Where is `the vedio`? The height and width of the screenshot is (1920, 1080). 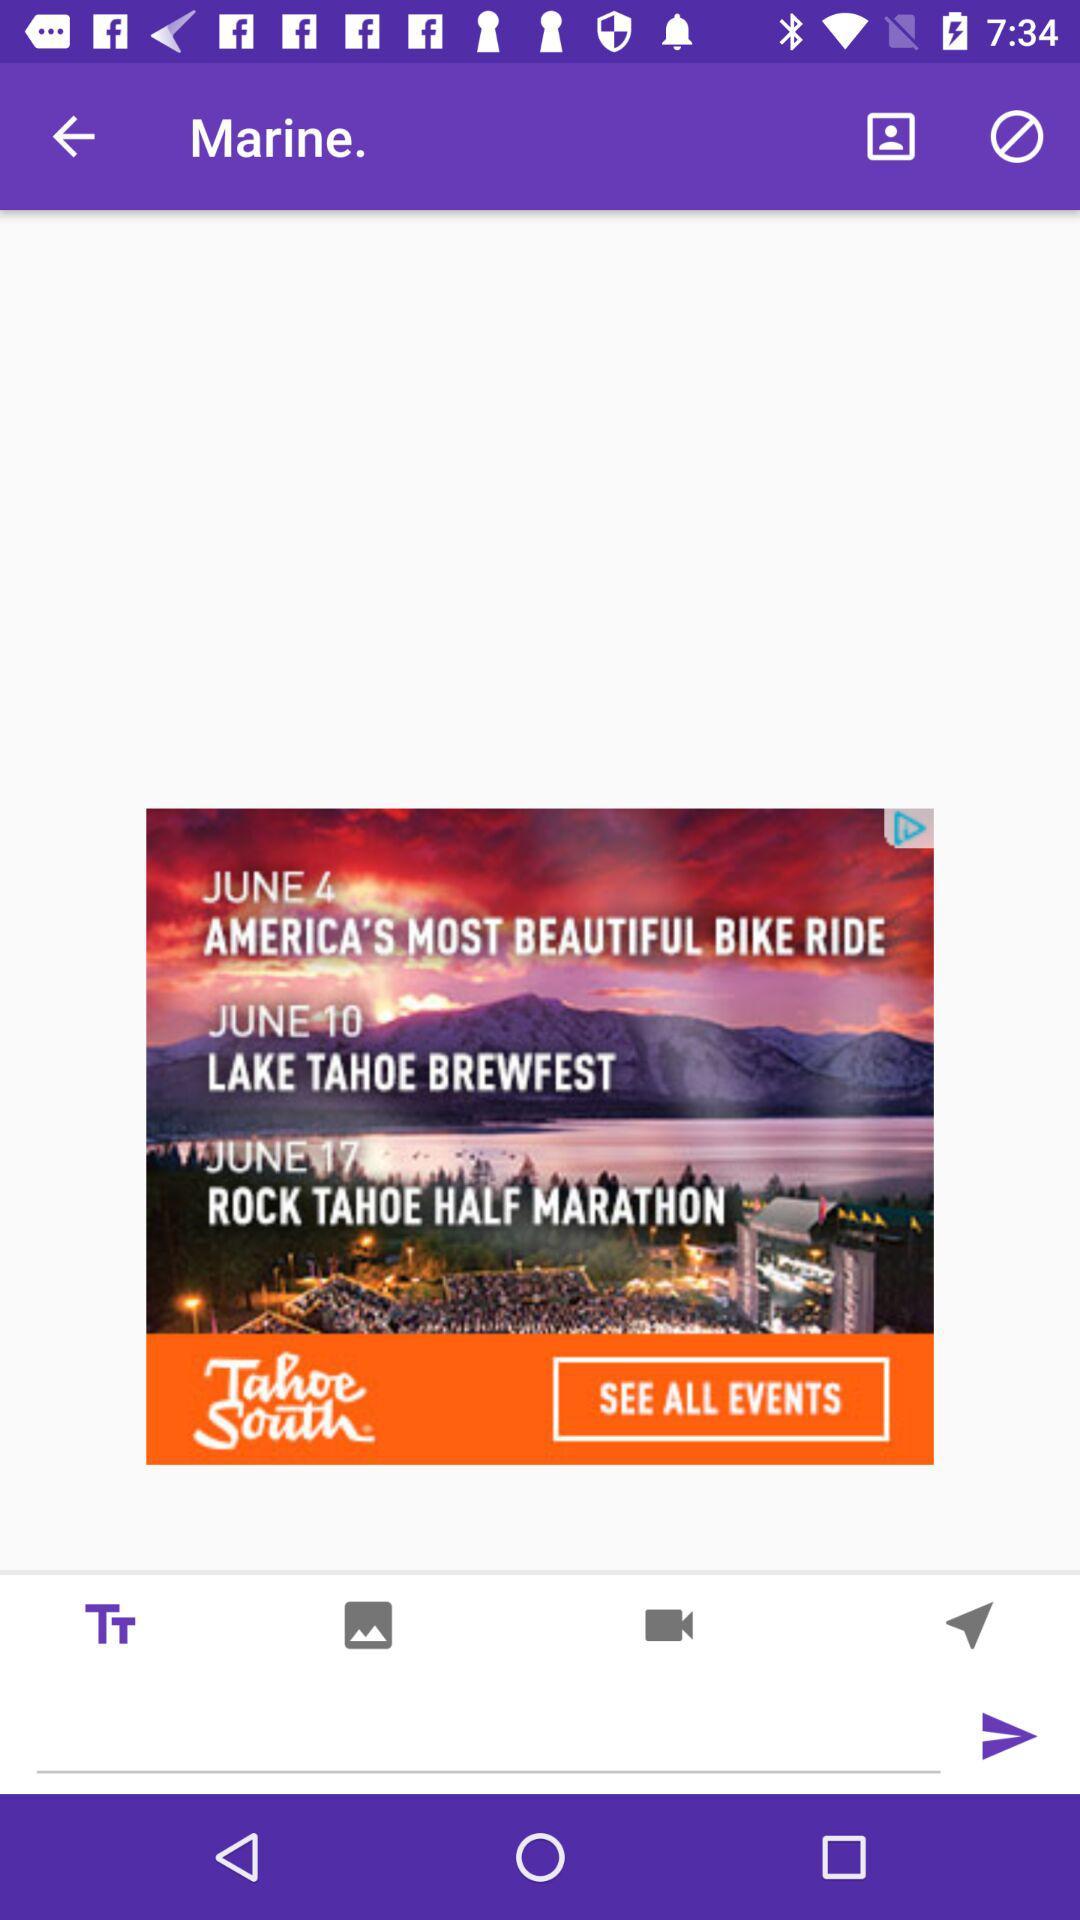
the vedio is located at coordinates (668, 1625).